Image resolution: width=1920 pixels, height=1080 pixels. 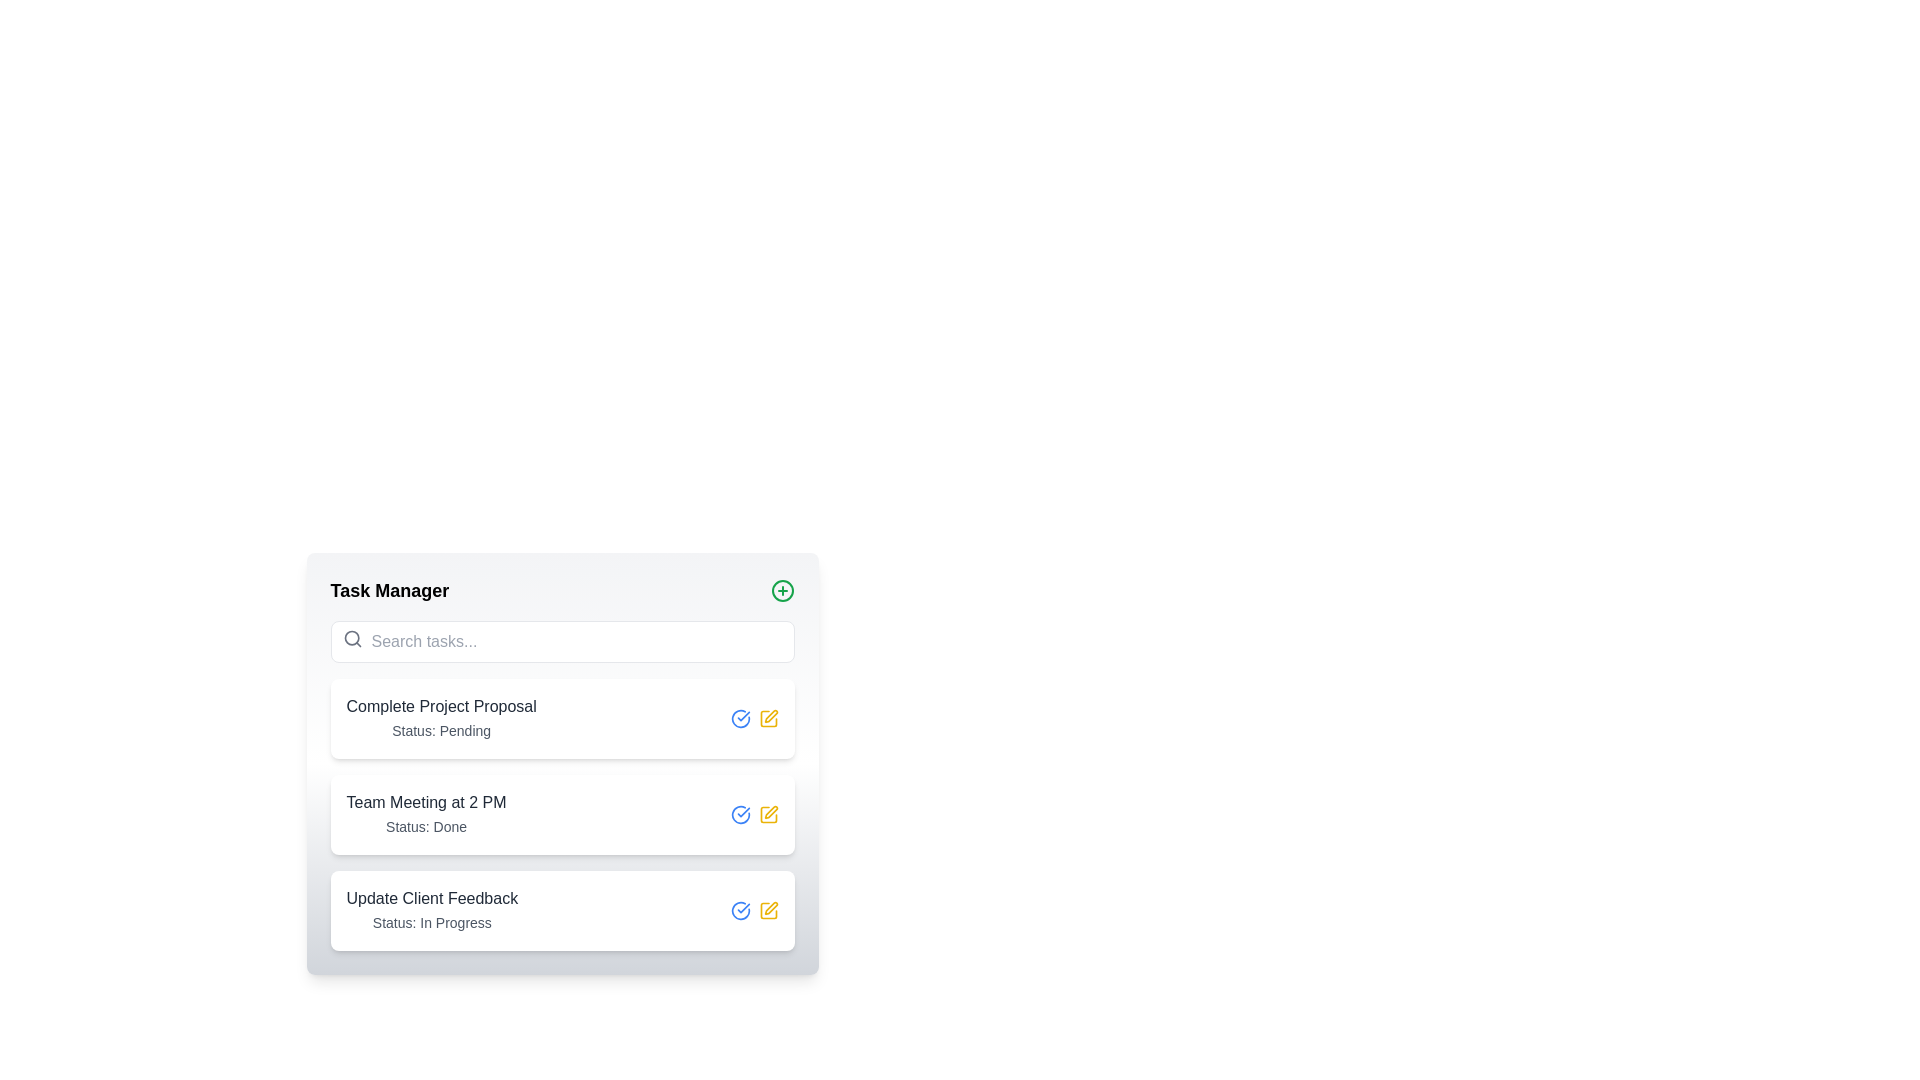 What do you see at coordinates (767, 717) in the screenshot?
I see `the edit icon (pen) located beside the 'Complete Project Proposal' task entry` at bounding box center [767, 717].